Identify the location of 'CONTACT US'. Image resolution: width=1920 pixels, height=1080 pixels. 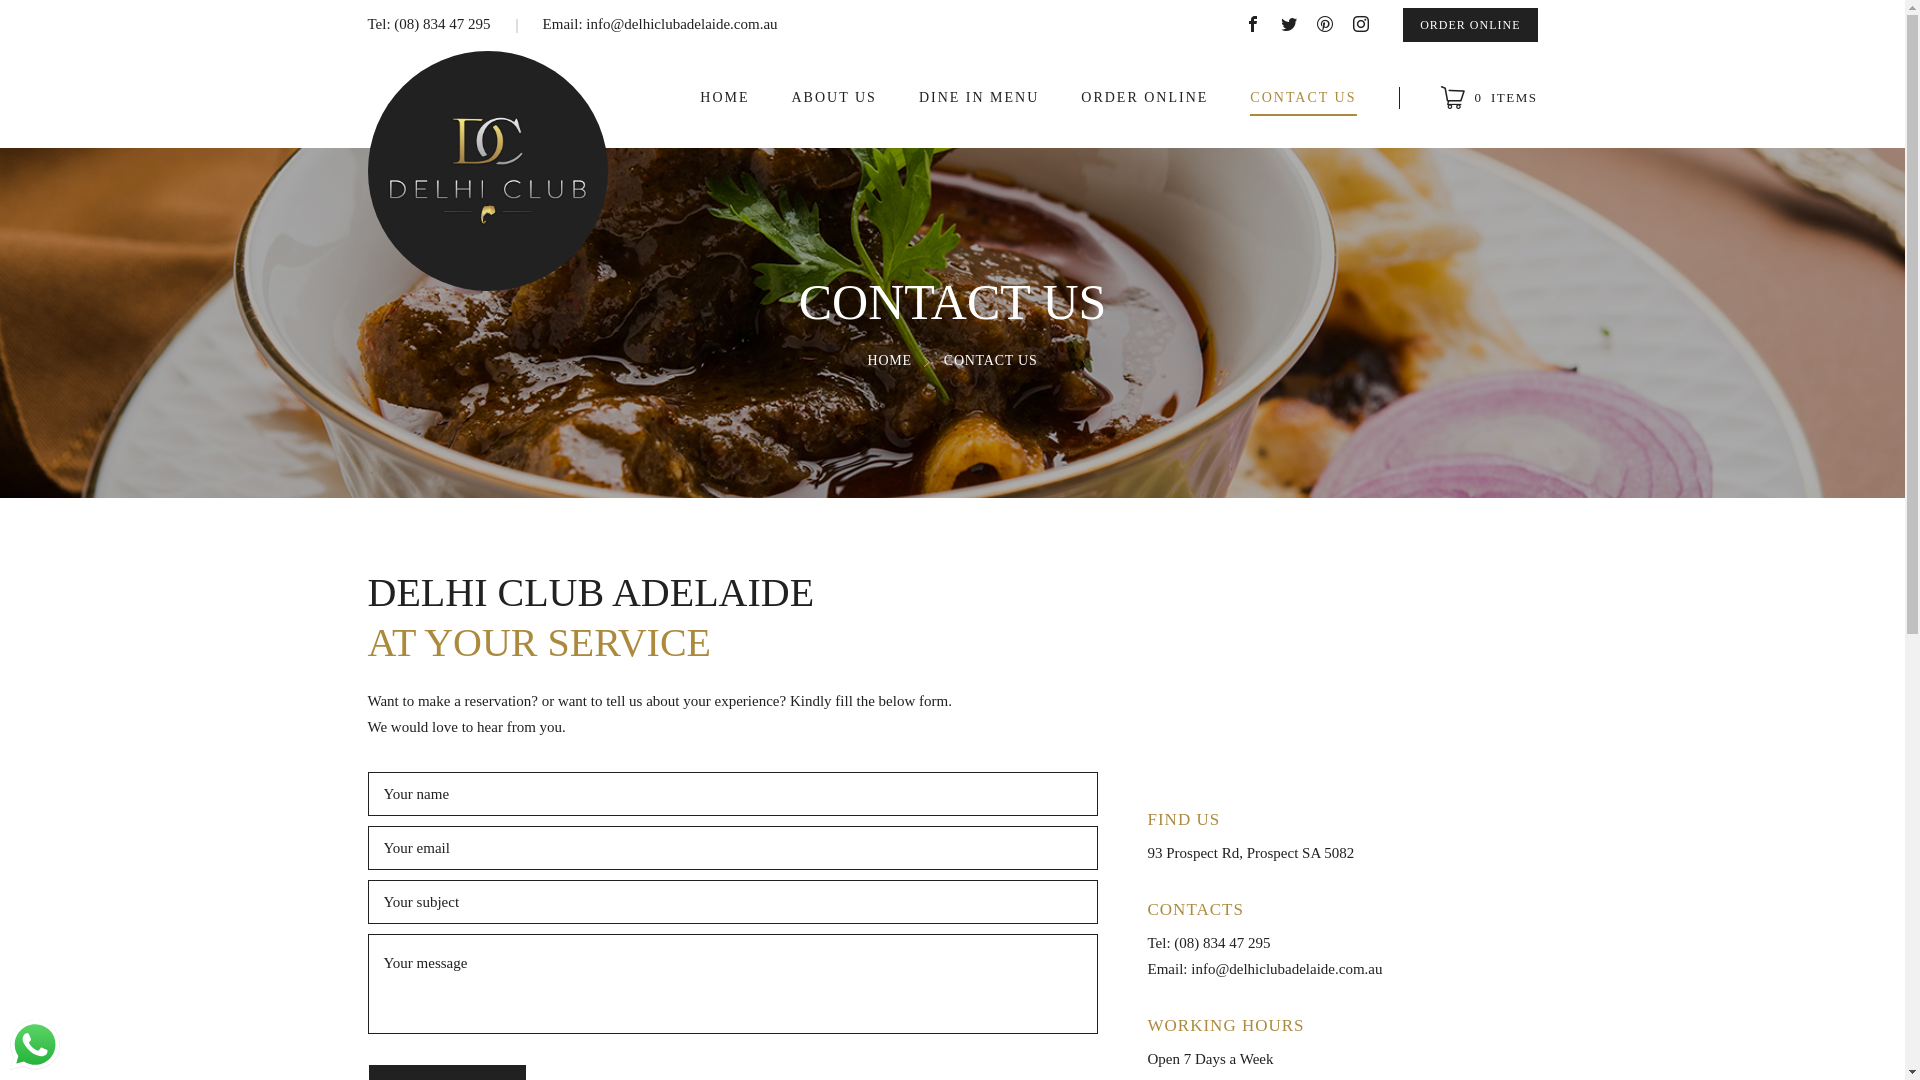
(1302, 97).